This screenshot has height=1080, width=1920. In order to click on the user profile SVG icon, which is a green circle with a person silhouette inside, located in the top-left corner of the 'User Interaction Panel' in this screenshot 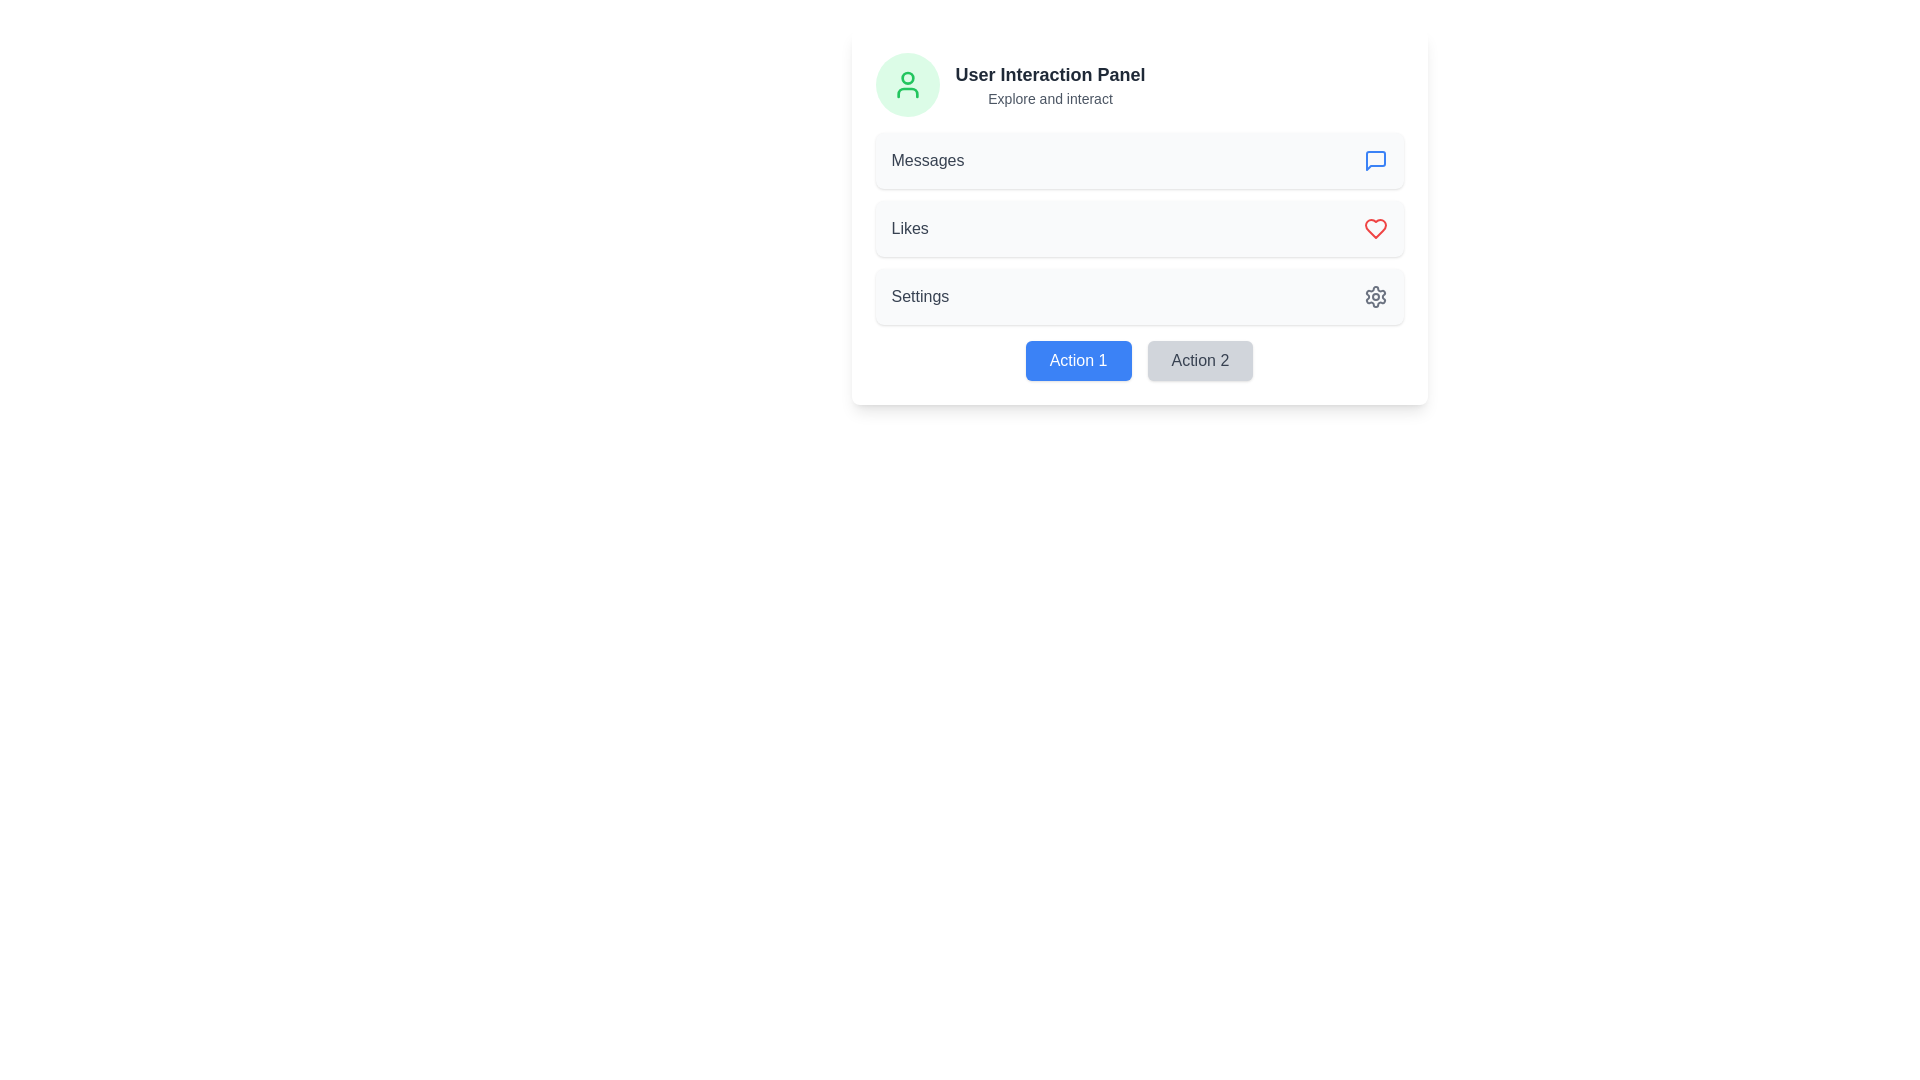, I will do `click(906, 83)`.